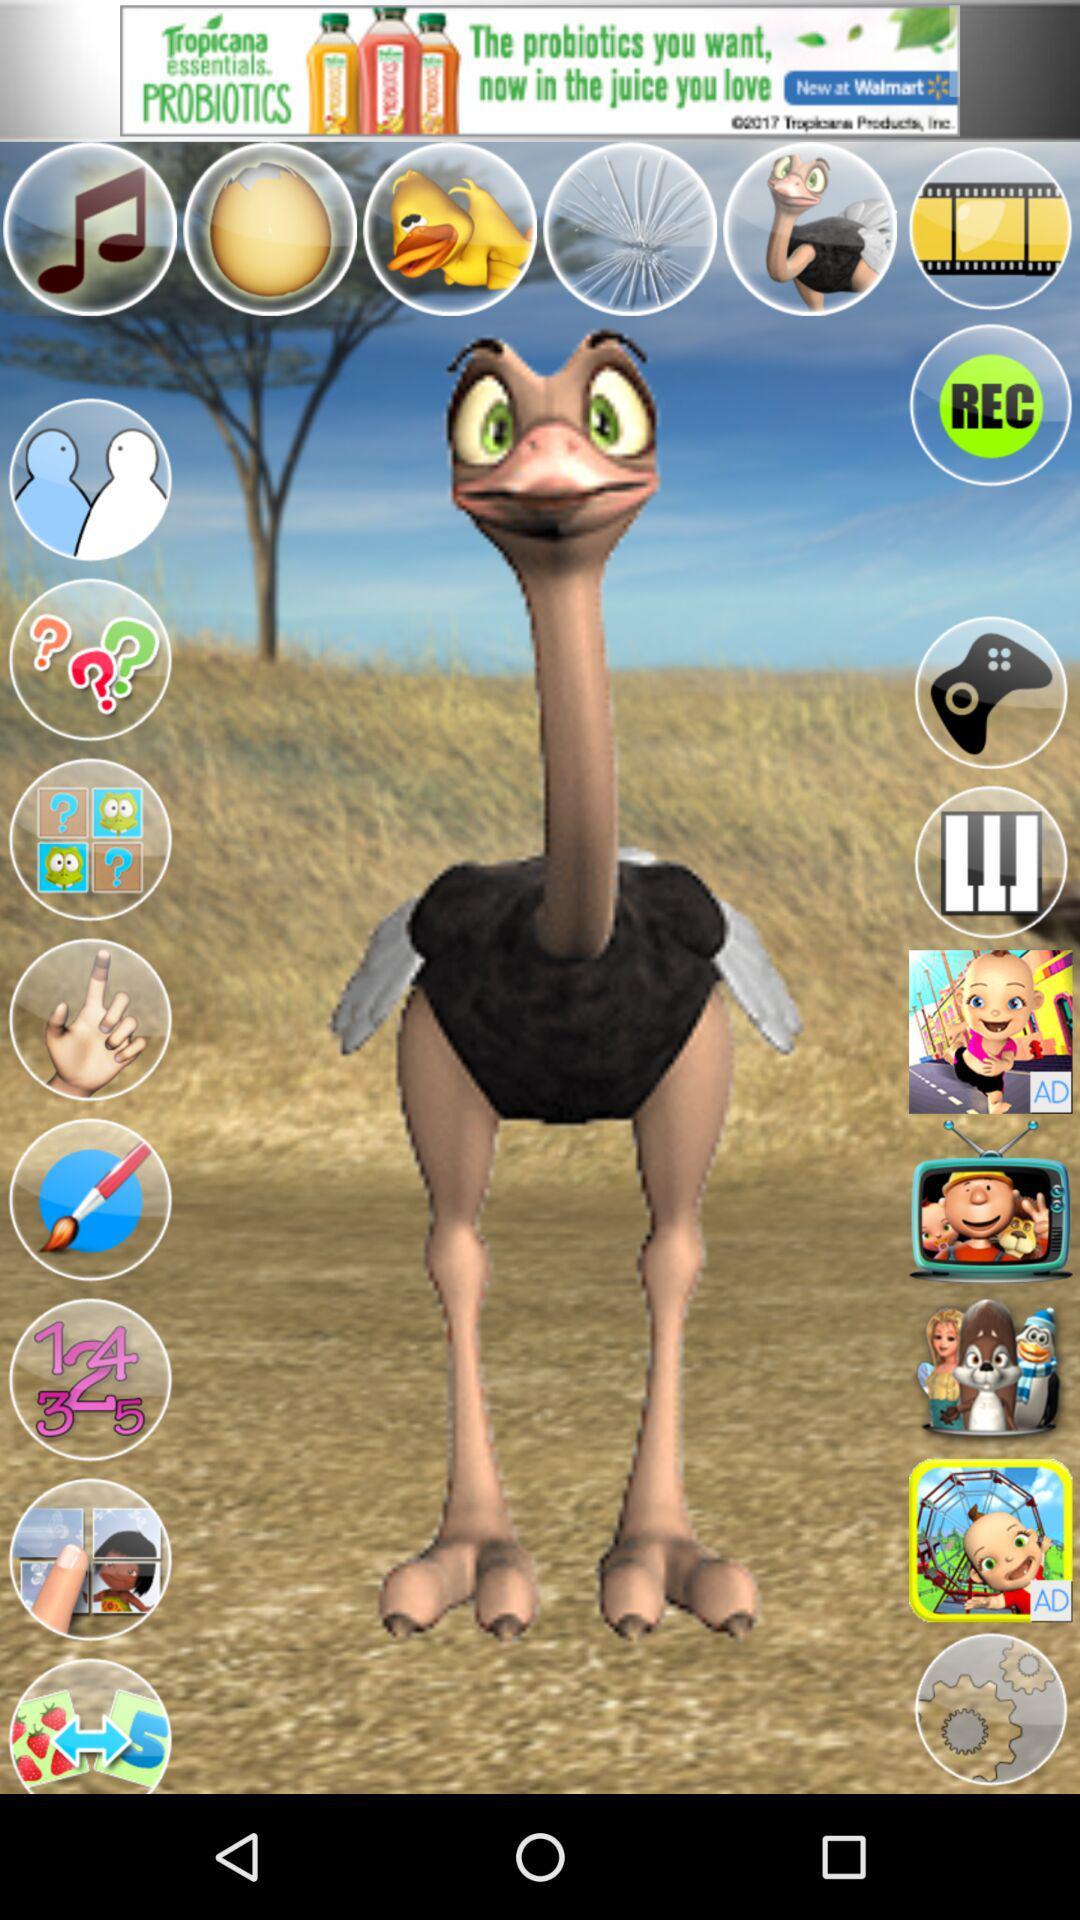 The image size is (1080, 1920). What do you see at coordinates (990, 1829) in the screenshot?
I see `the settings icon` at bounding box center [990, 1829].